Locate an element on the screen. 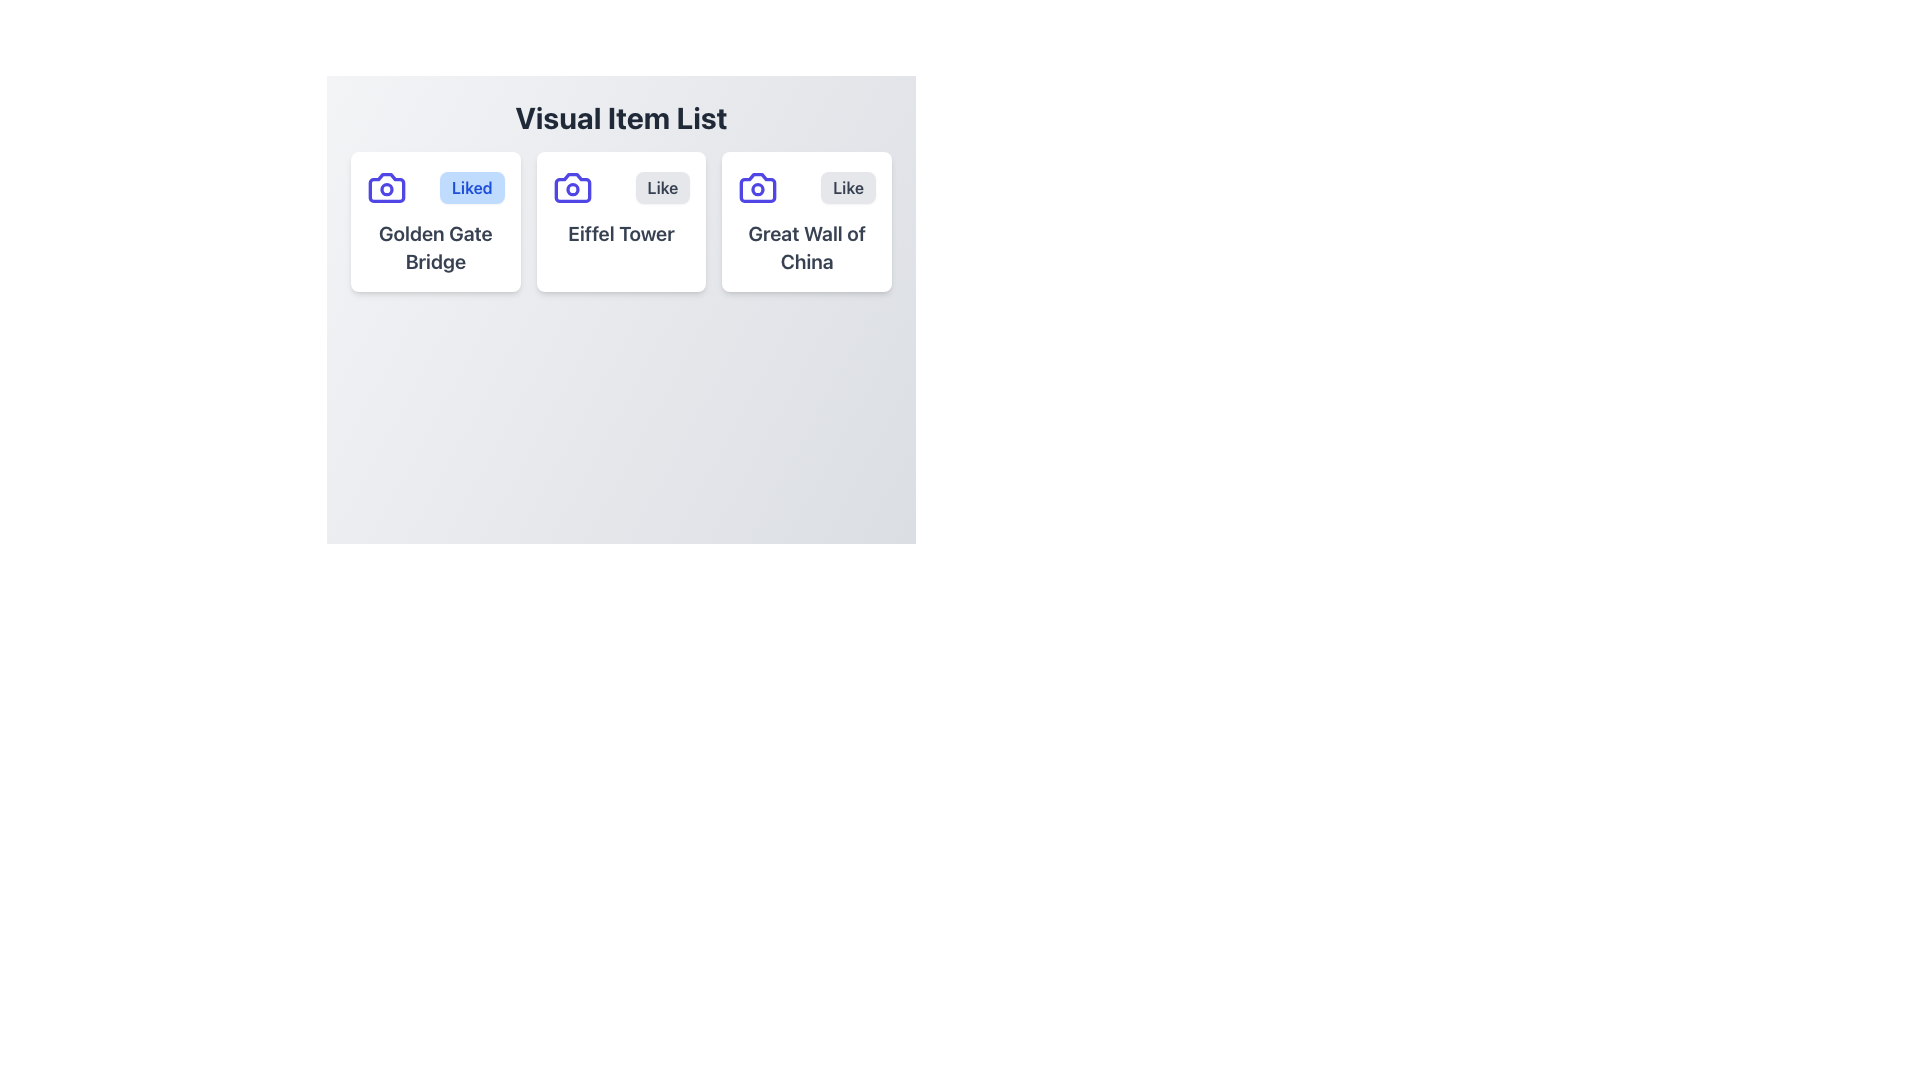  the camera icon located to the left of the 'Liked' button and above the 'Golden Gate Bridge' text is located at coordinates (387, 188).